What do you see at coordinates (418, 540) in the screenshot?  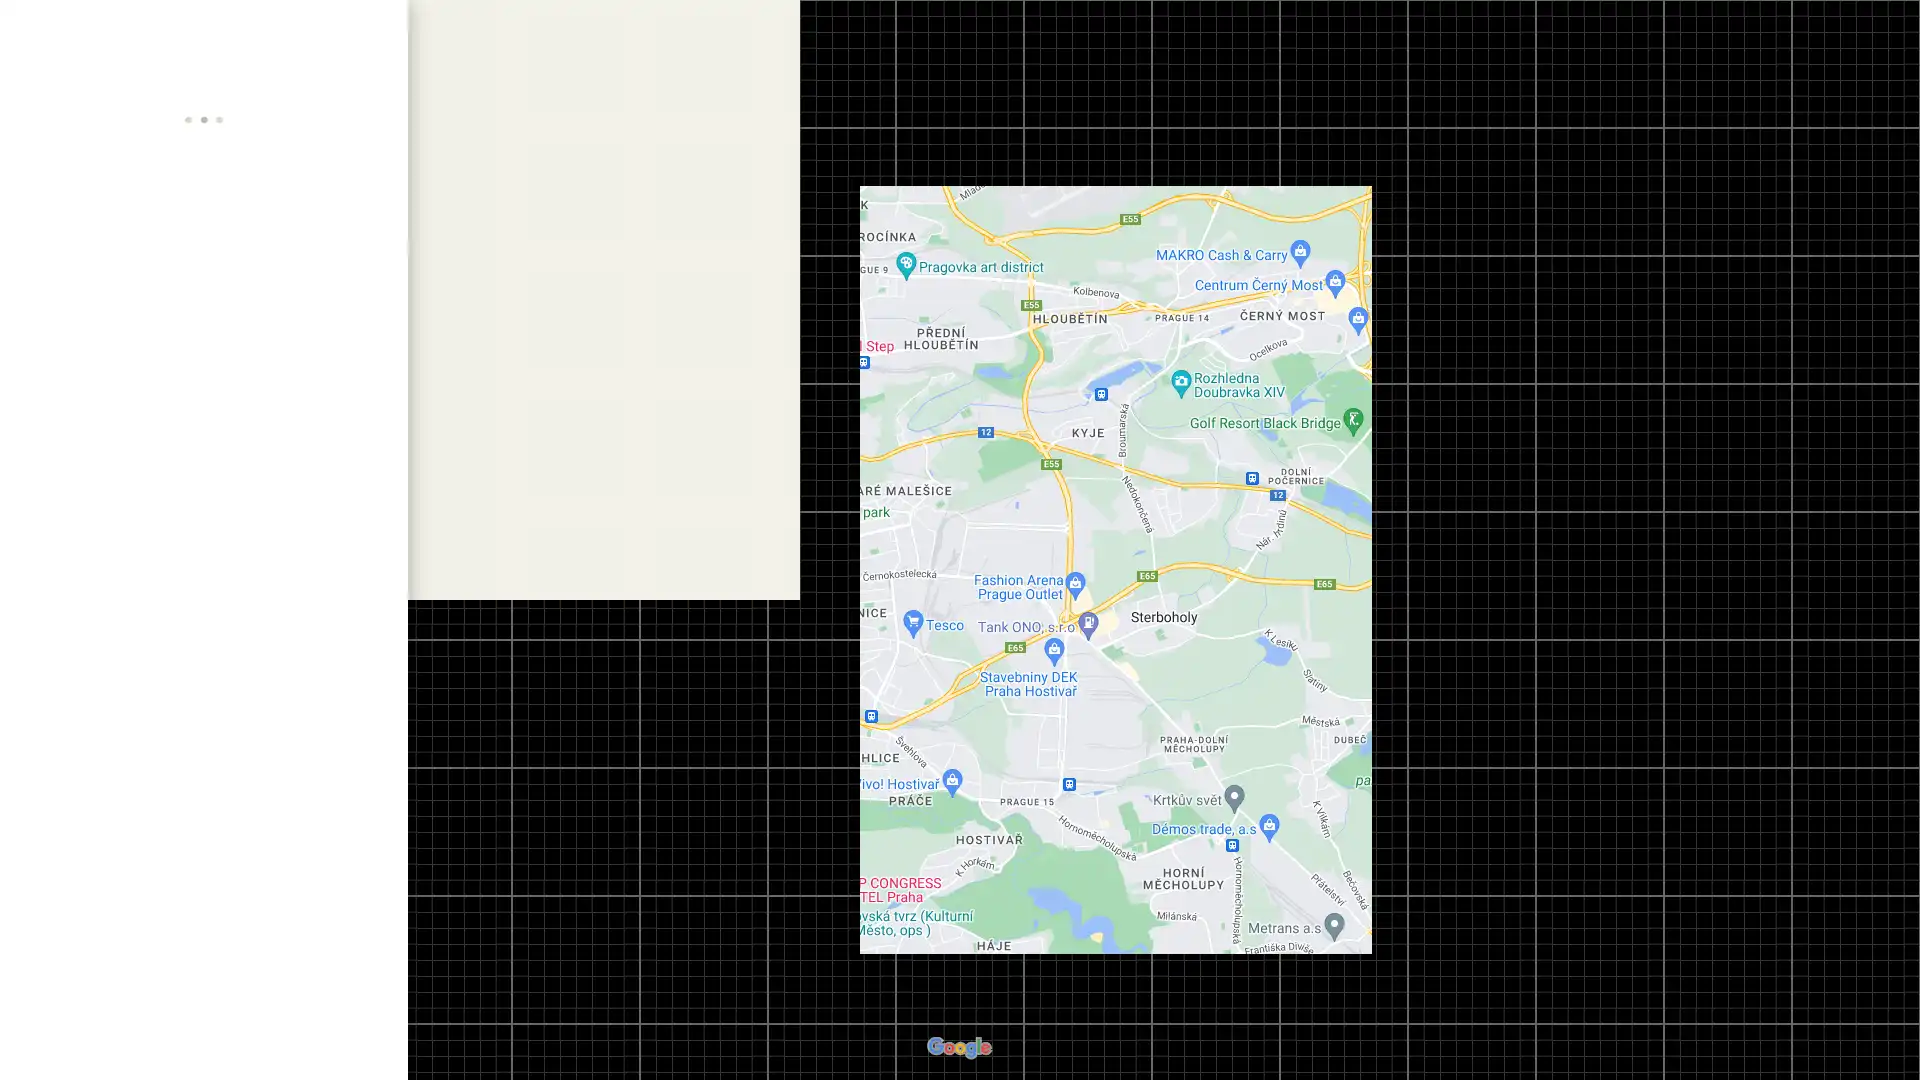 I see `Collapse side panel` at bounding box center [418, 540].